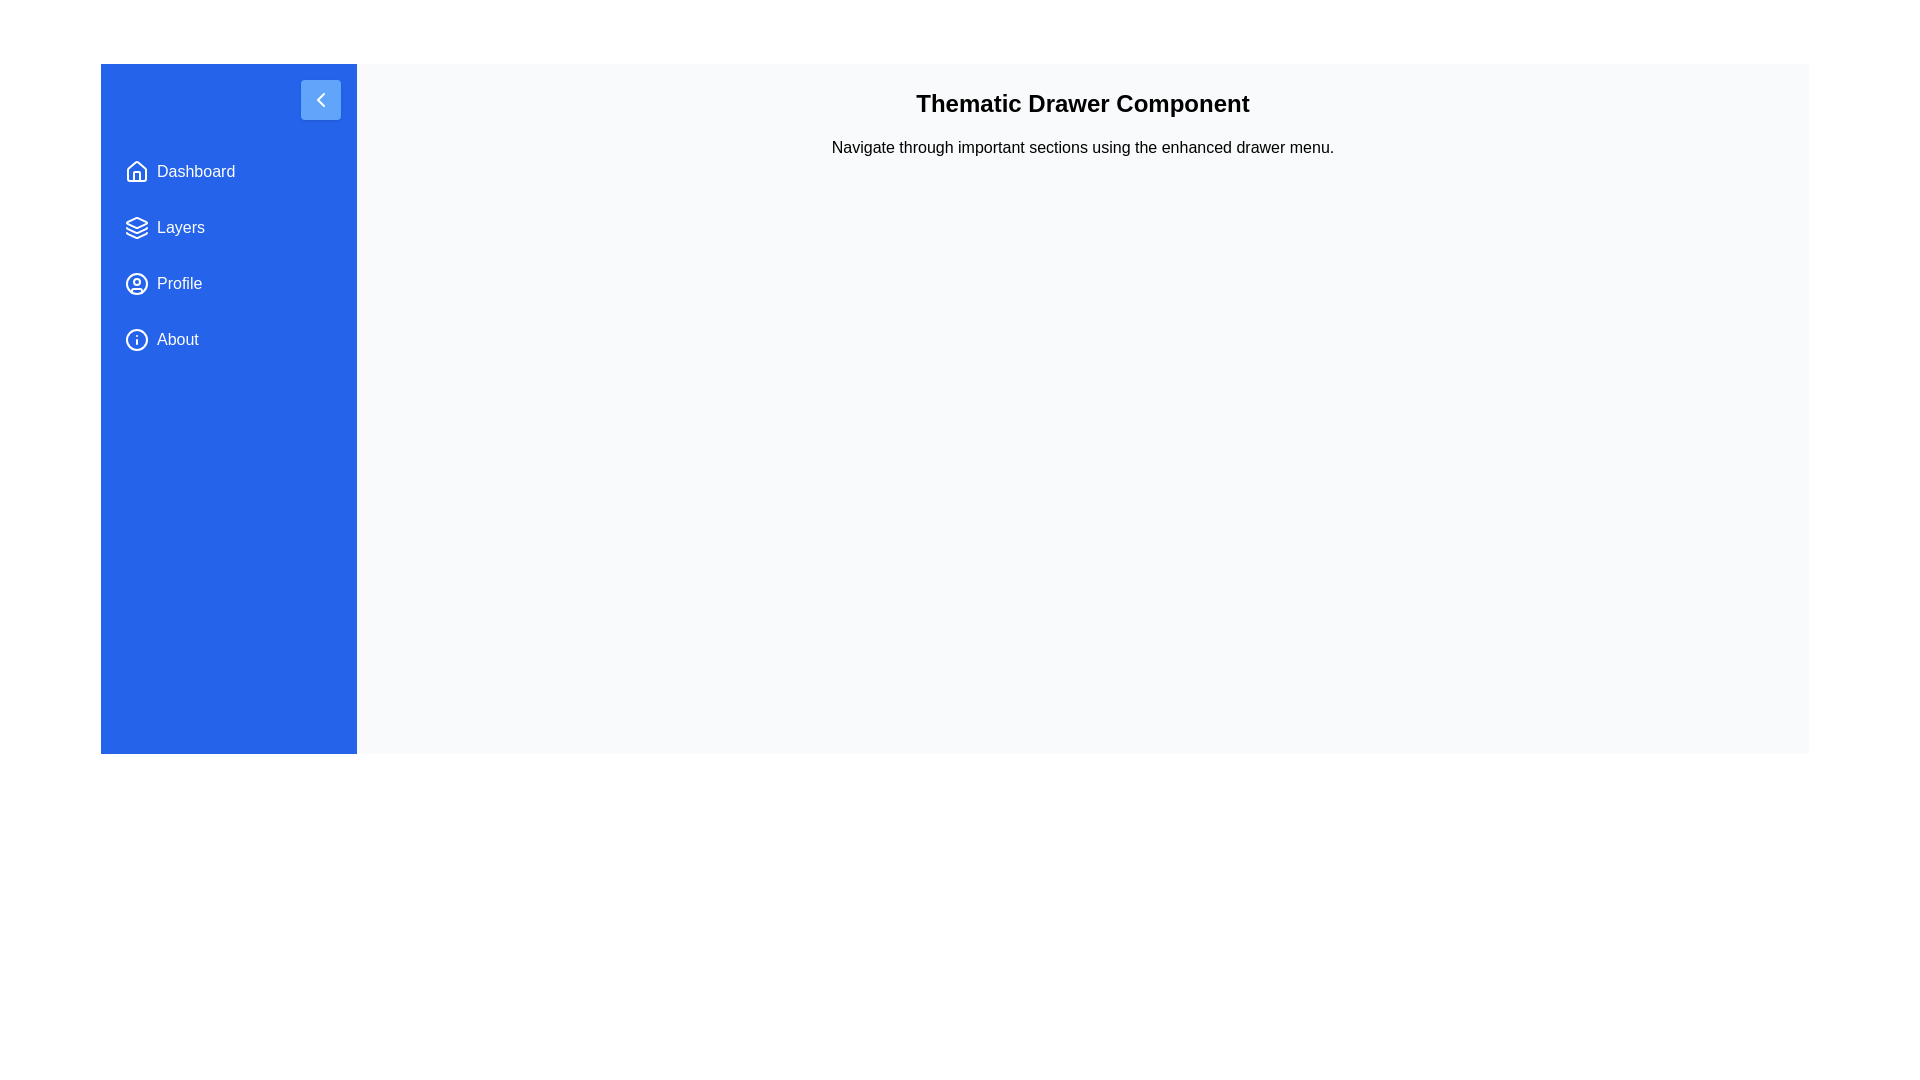 The image size is (1920, 1080). What do you see at coordinates (229, 171) in the screenshot?
I see `the menu item labeled Dashboard` at bounding box center [229, 171].